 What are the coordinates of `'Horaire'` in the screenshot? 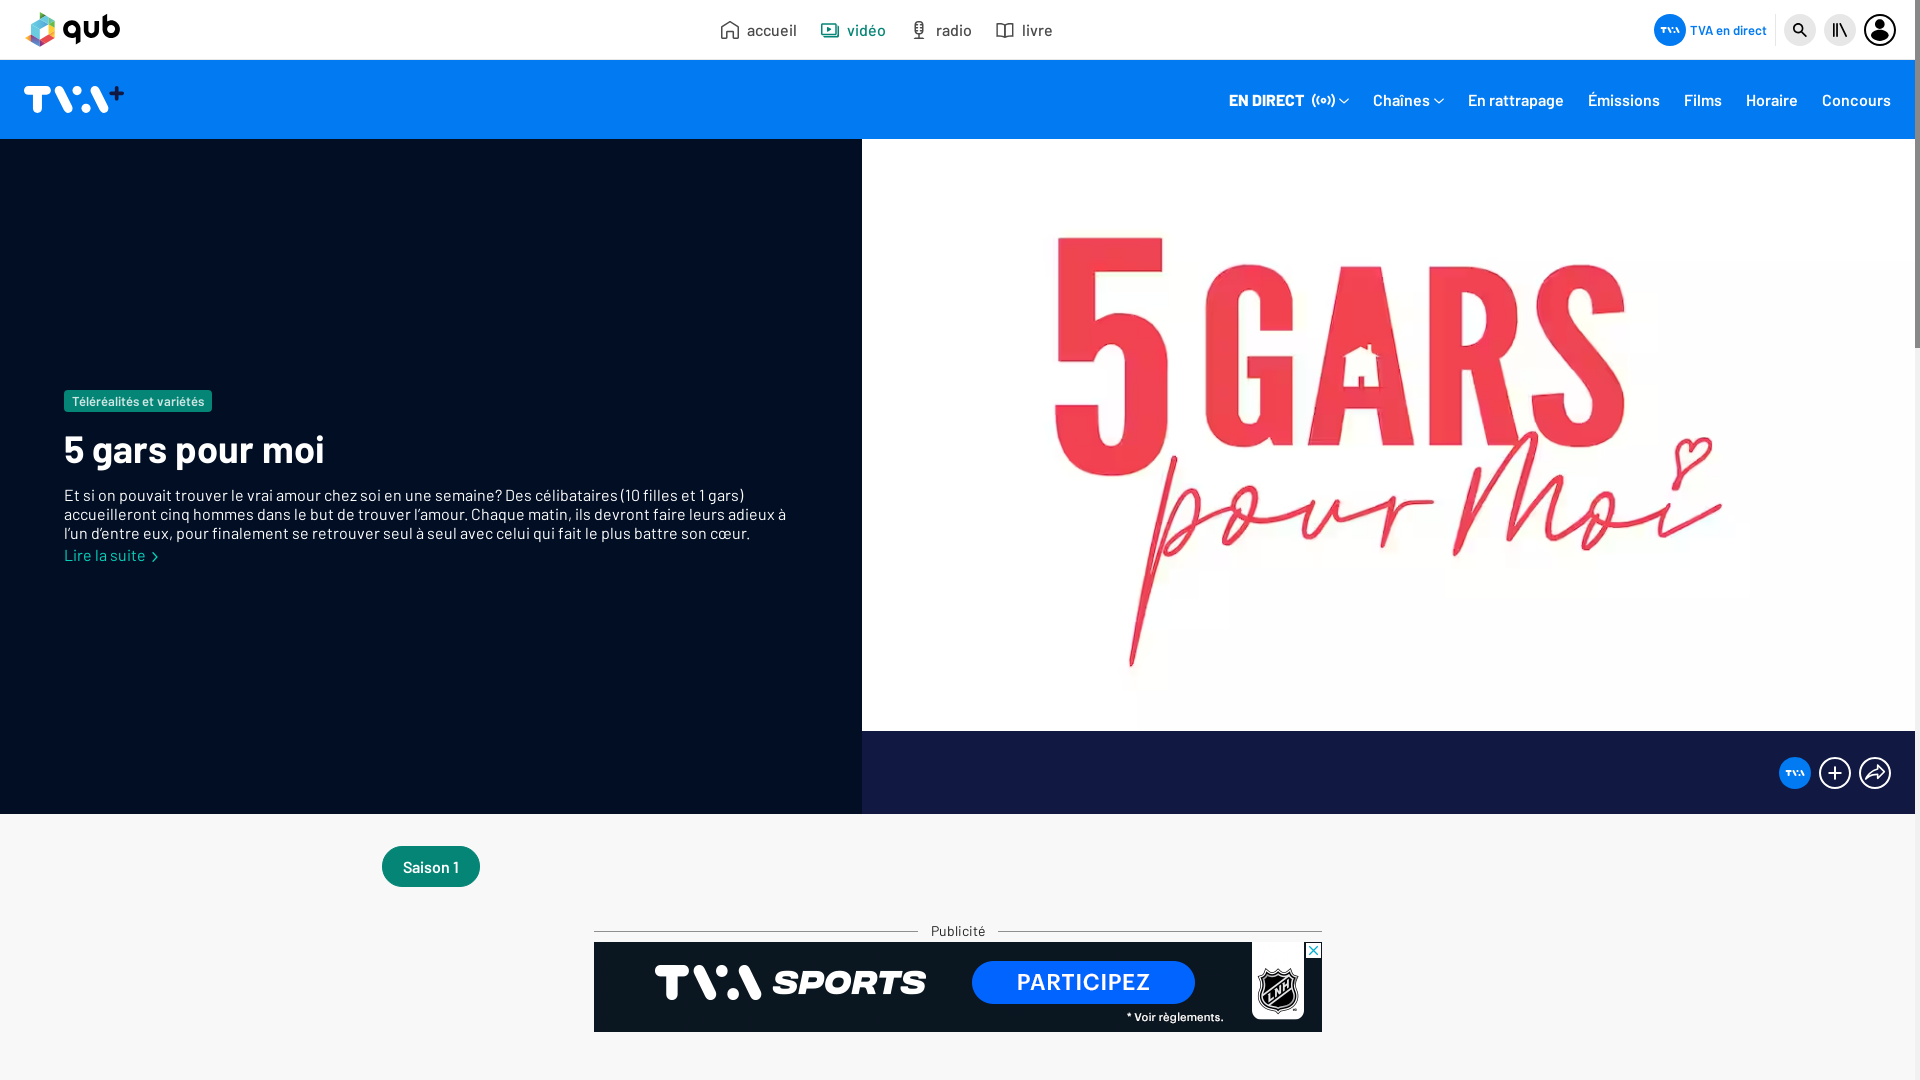 It's located at (1771, 101).